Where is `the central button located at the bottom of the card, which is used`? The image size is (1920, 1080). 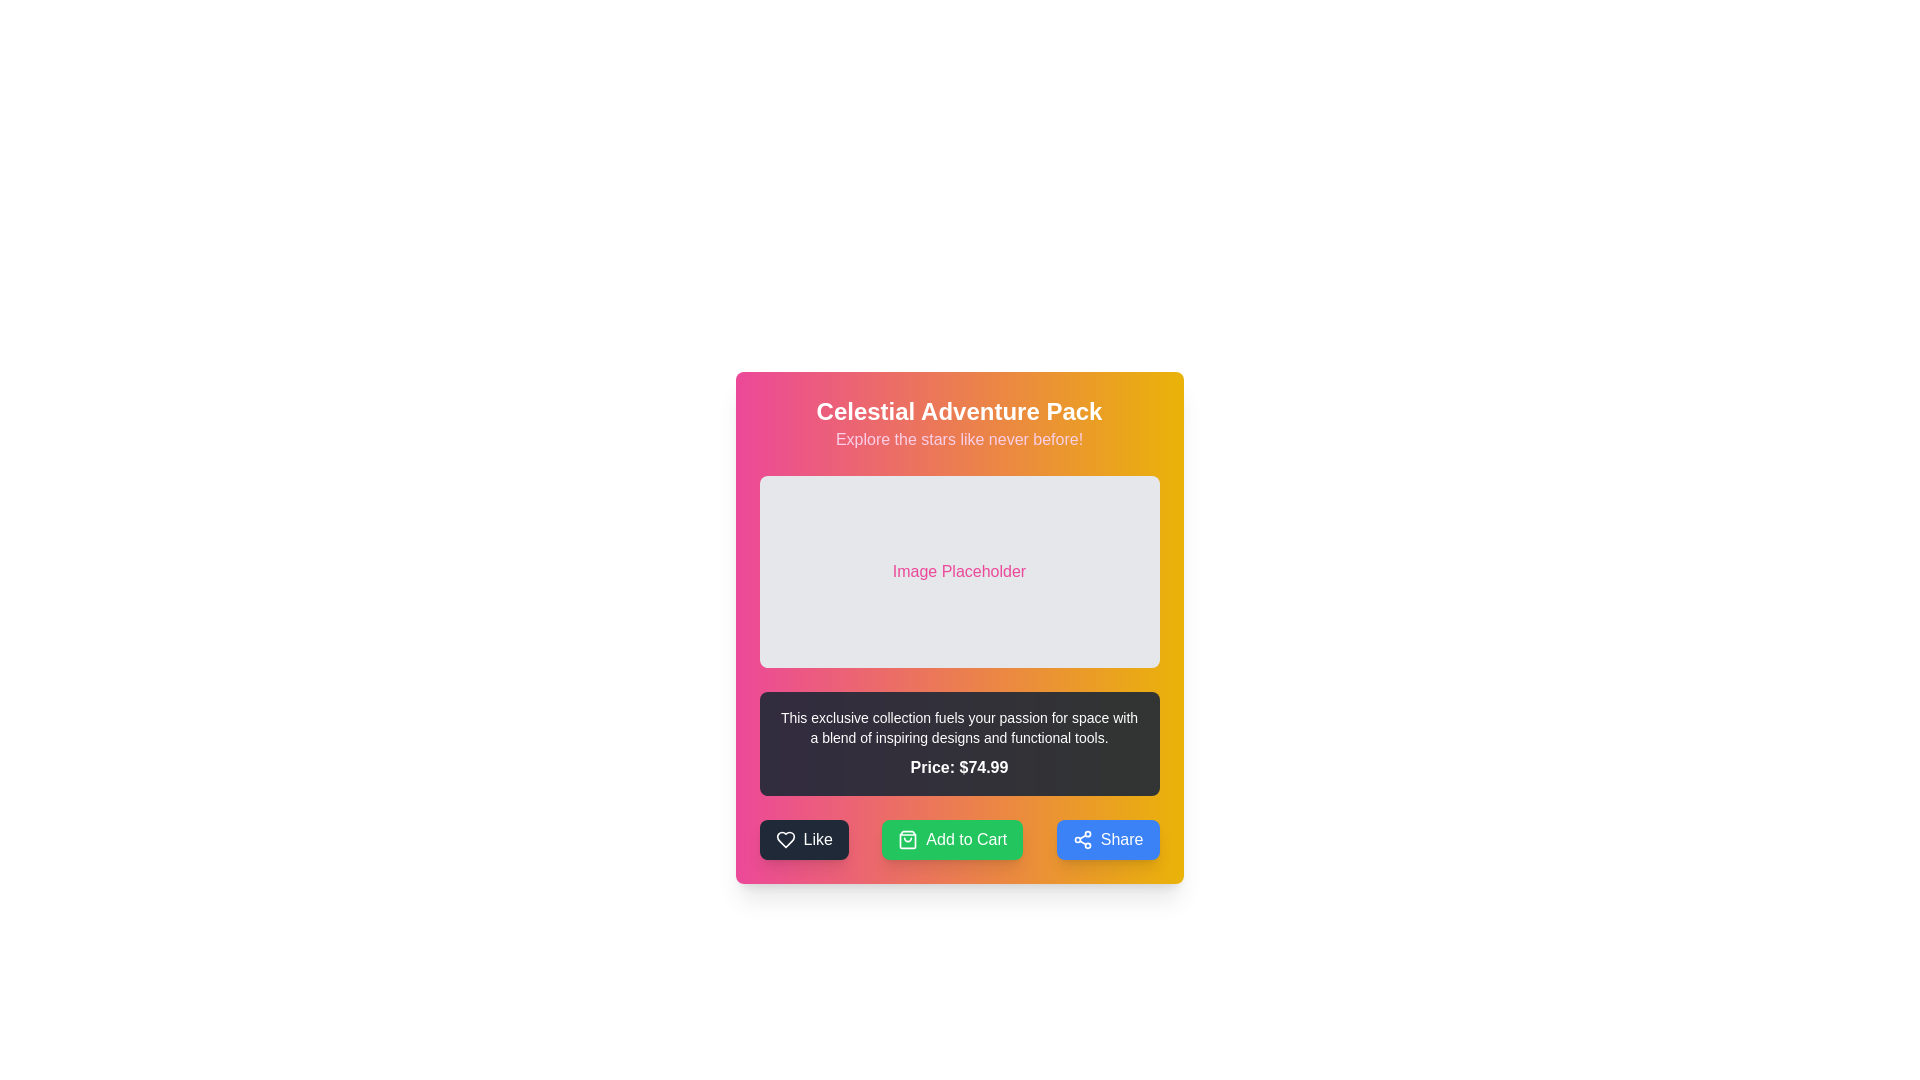
the central button located at the bottom of the card, which is used is located at coordinates (958, 840).